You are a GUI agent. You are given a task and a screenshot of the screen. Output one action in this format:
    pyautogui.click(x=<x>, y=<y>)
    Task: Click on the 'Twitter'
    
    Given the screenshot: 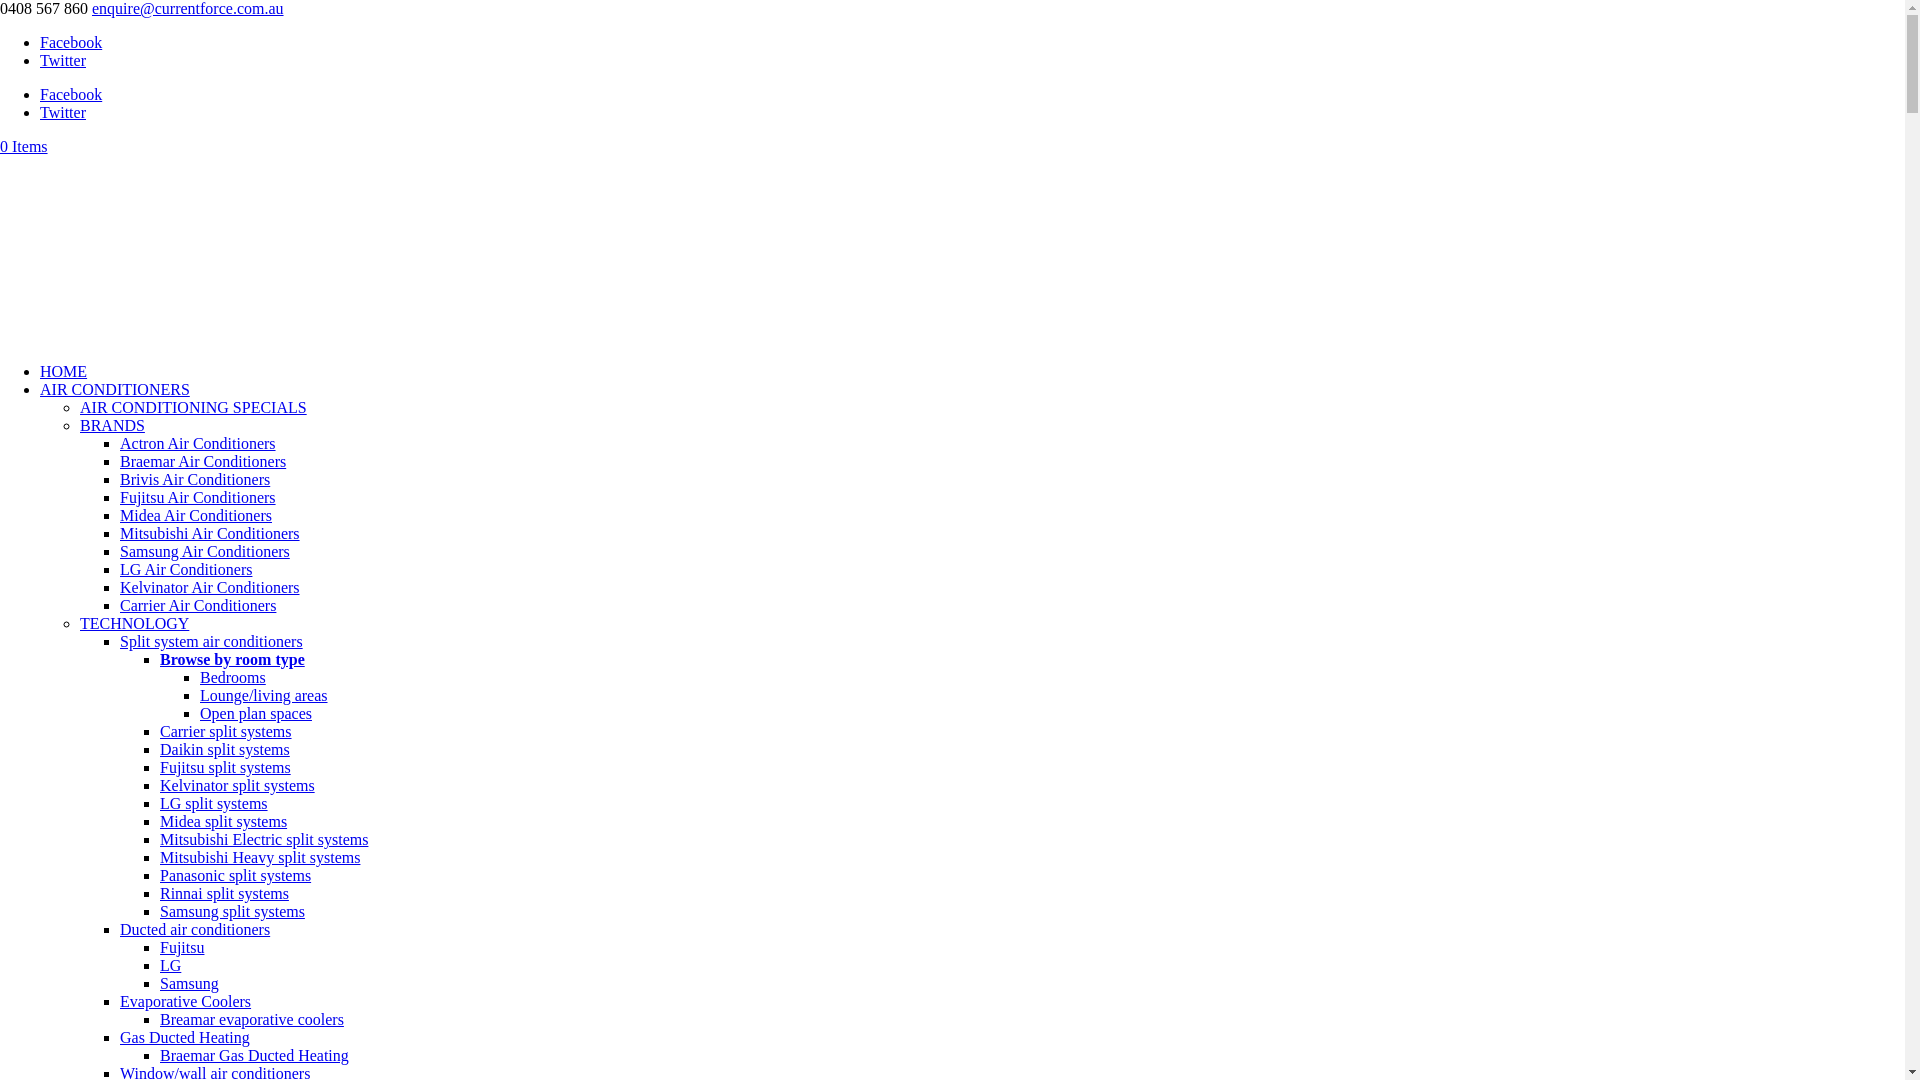 What is the action you would take?
    pyautogui.click(x=62, y=59)
    